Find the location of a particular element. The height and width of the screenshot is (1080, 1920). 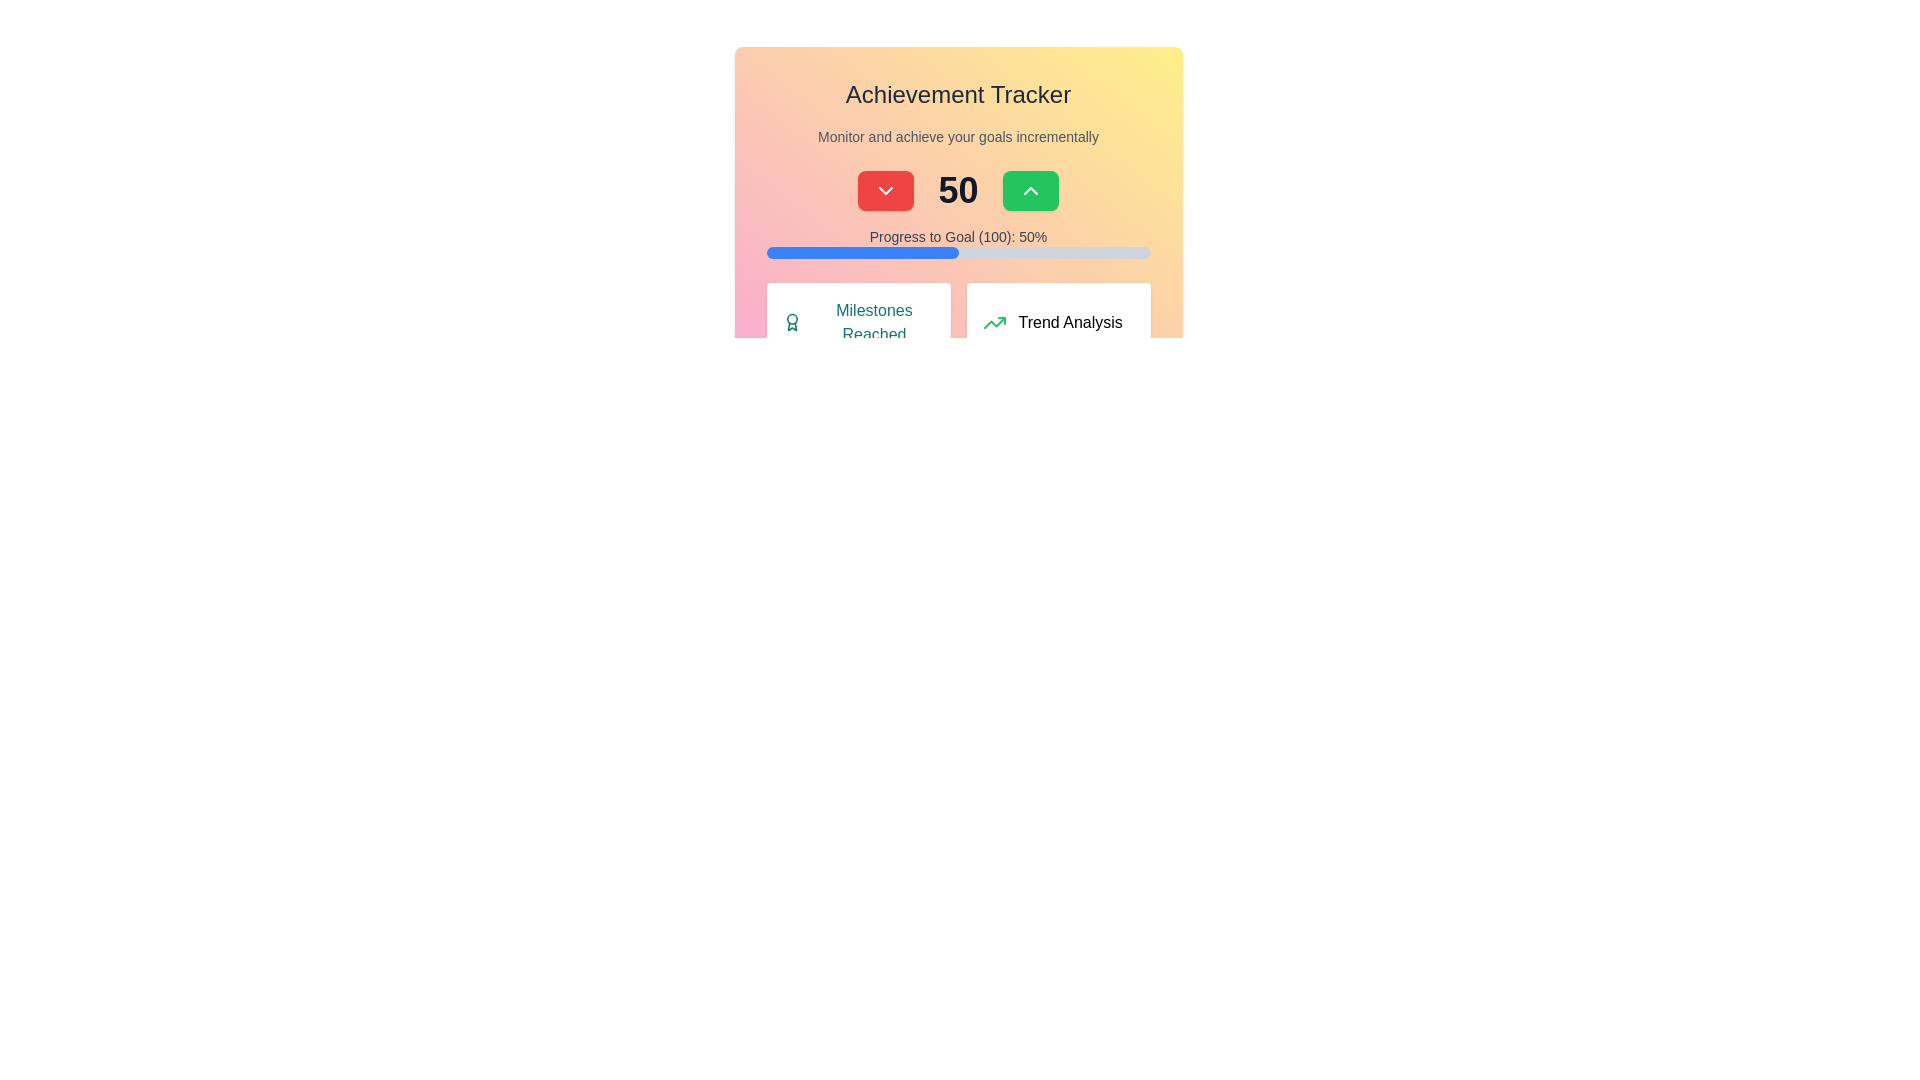

the decorative SVG circle element at the center of the medal icon in the 'Milestones Reached' section is located at coordinates (791, 318).